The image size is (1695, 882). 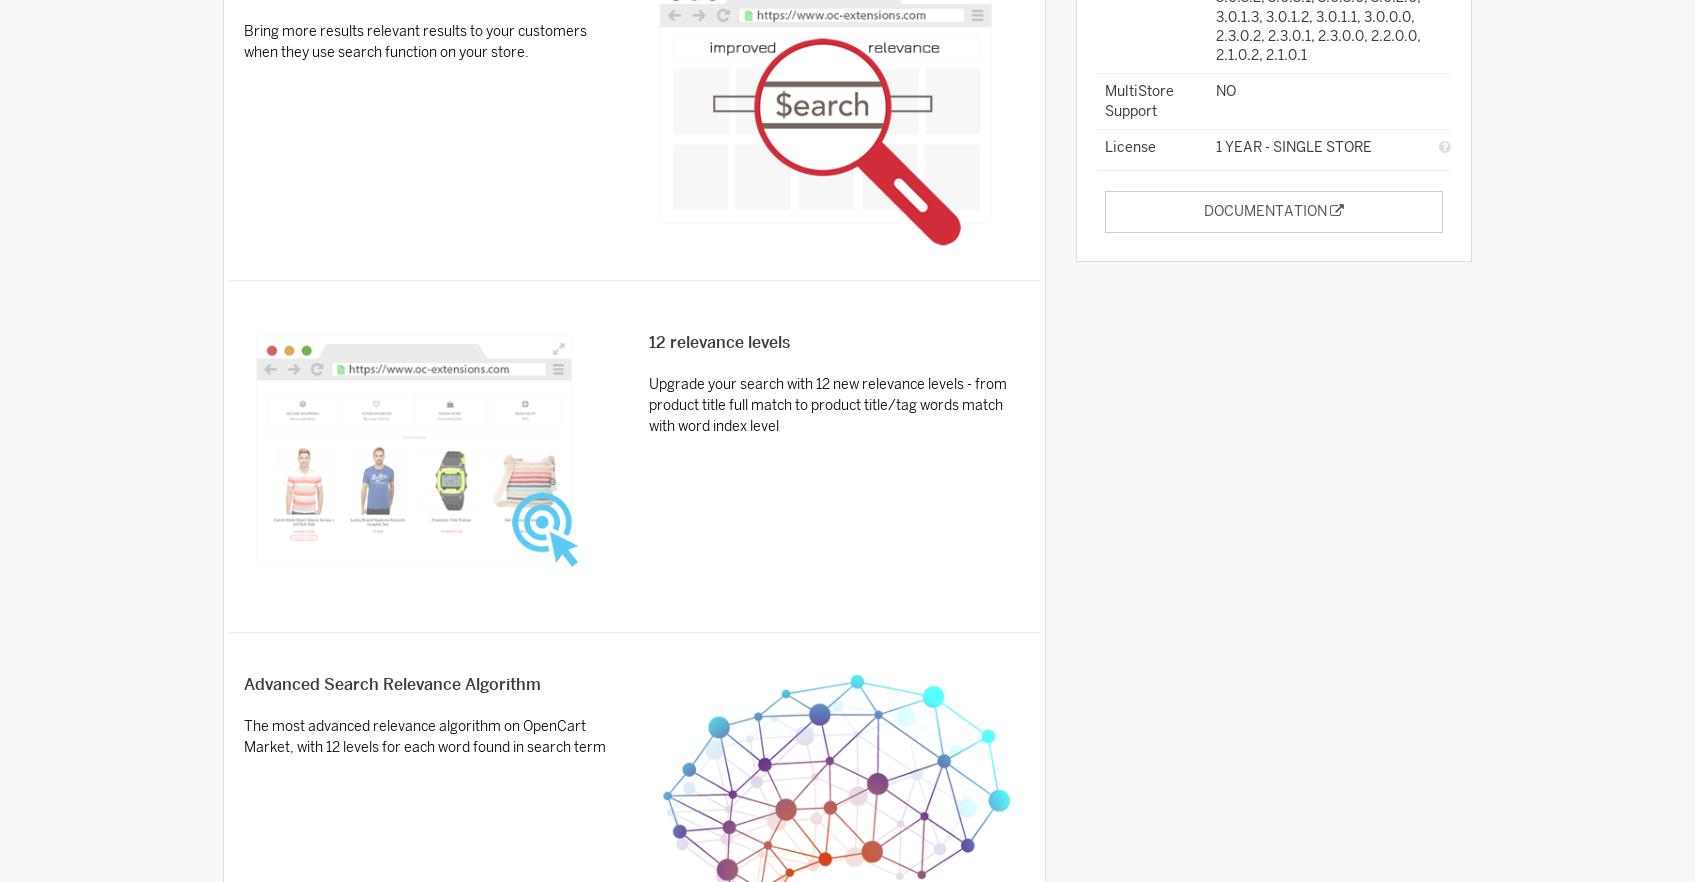 What do you see at coordinates (828, 404) in the screenshot?
I see `'Upgrade your search with 12 new relevance levels - from product title full match to product title/tag words match with word index level'` at bounding box center [828, 404].